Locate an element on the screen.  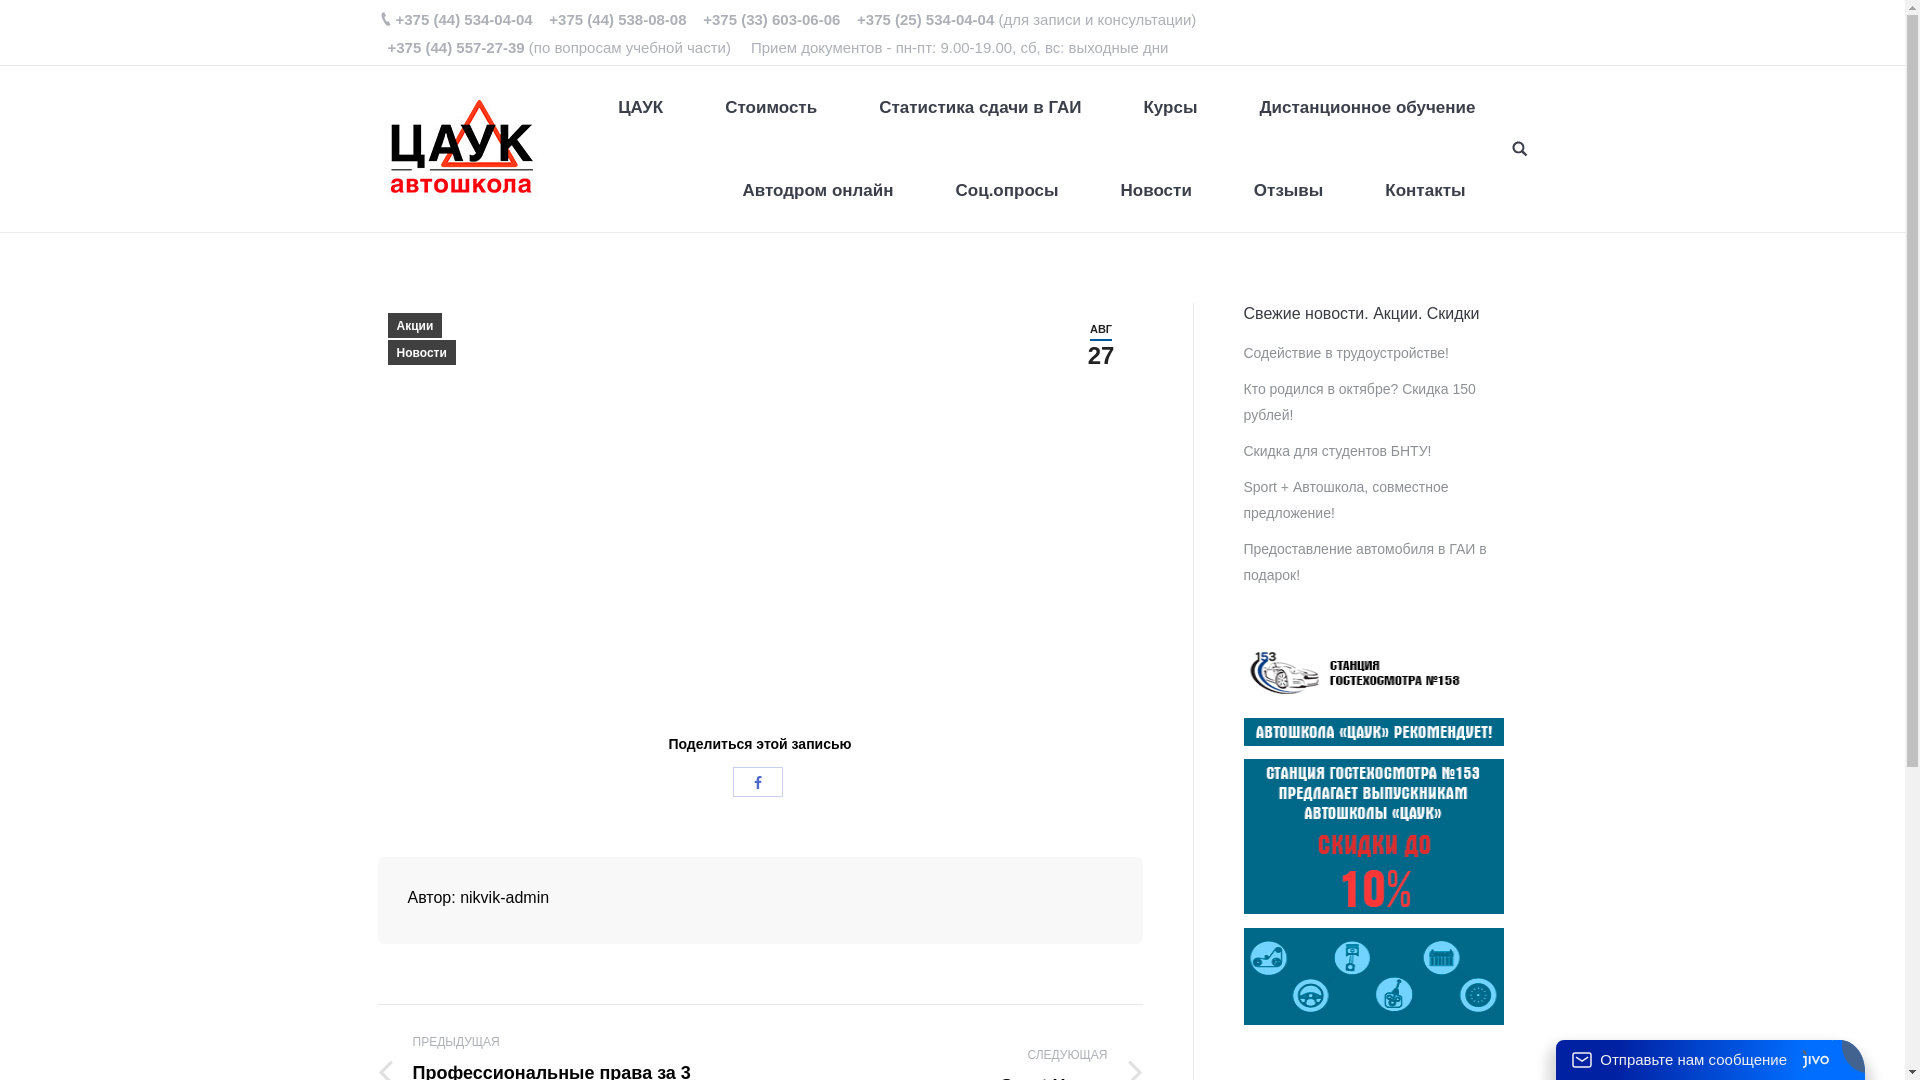
'Facebook' is located at coordinates (757, 779).